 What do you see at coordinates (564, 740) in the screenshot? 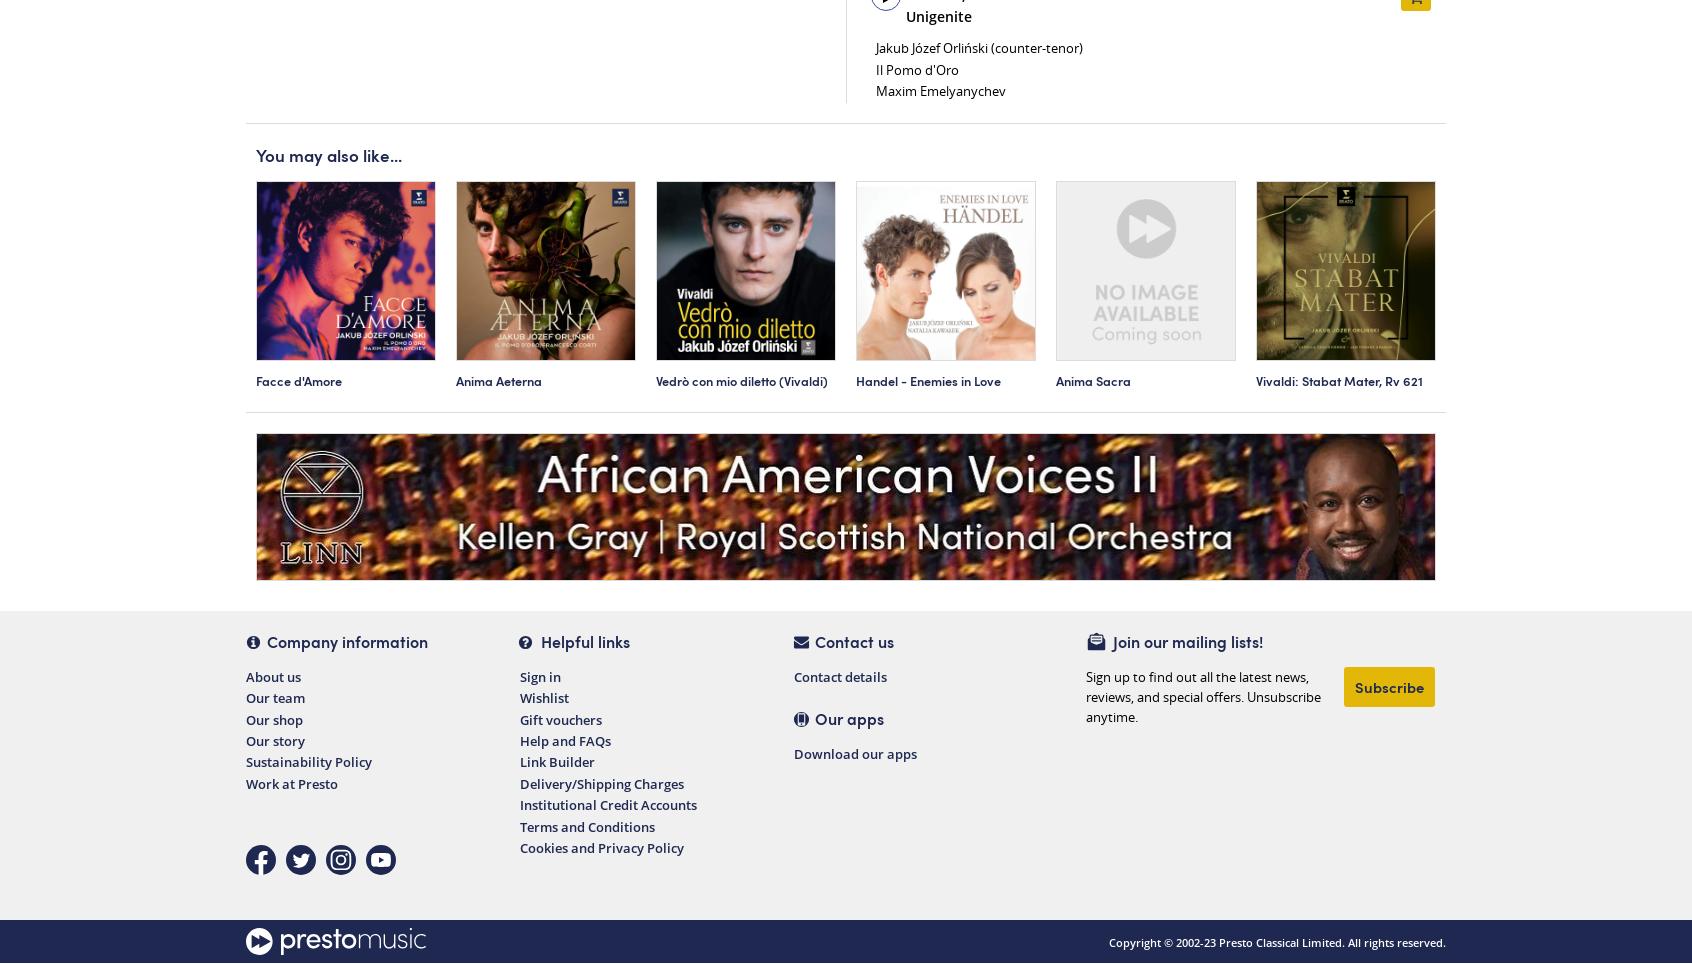
I see `'Help and FAQs'` at bounding box center [564, 740].